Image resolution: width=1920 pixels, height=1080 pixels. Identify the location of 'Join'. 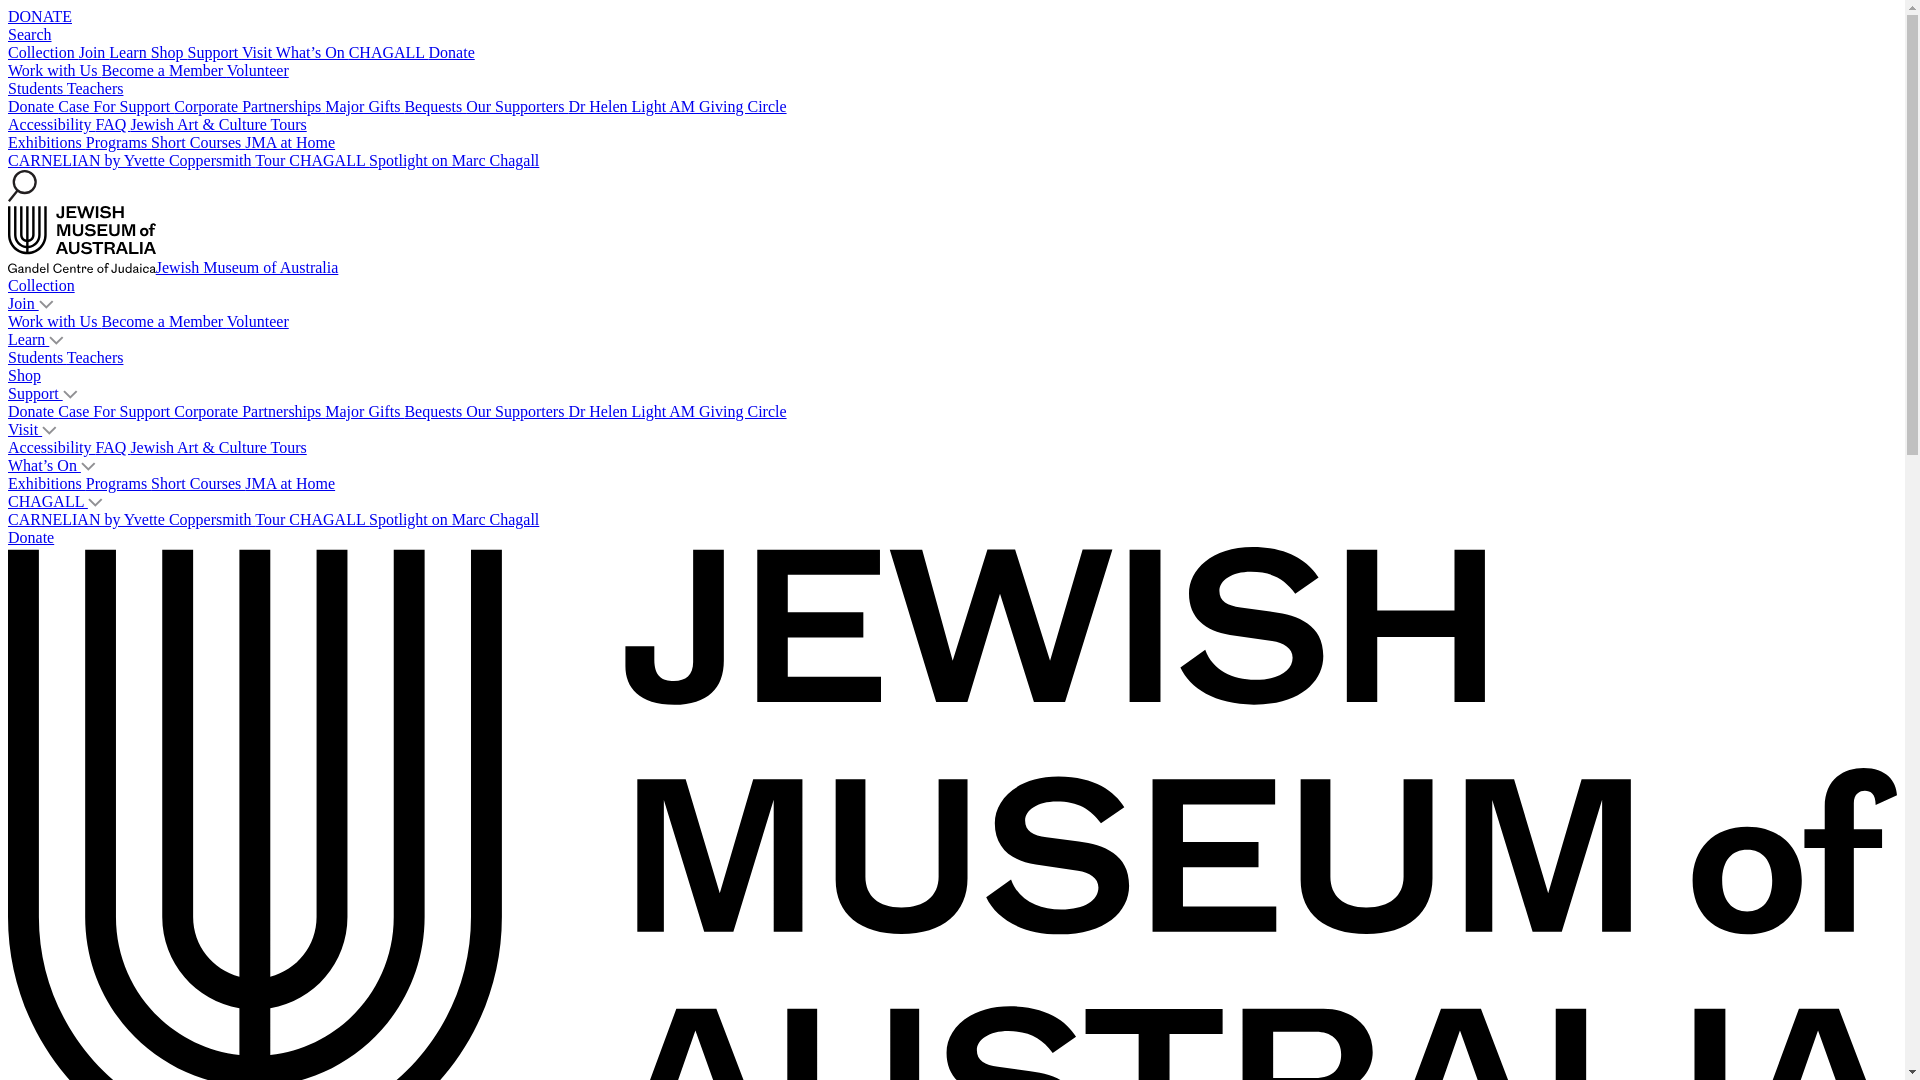
(23, 303).